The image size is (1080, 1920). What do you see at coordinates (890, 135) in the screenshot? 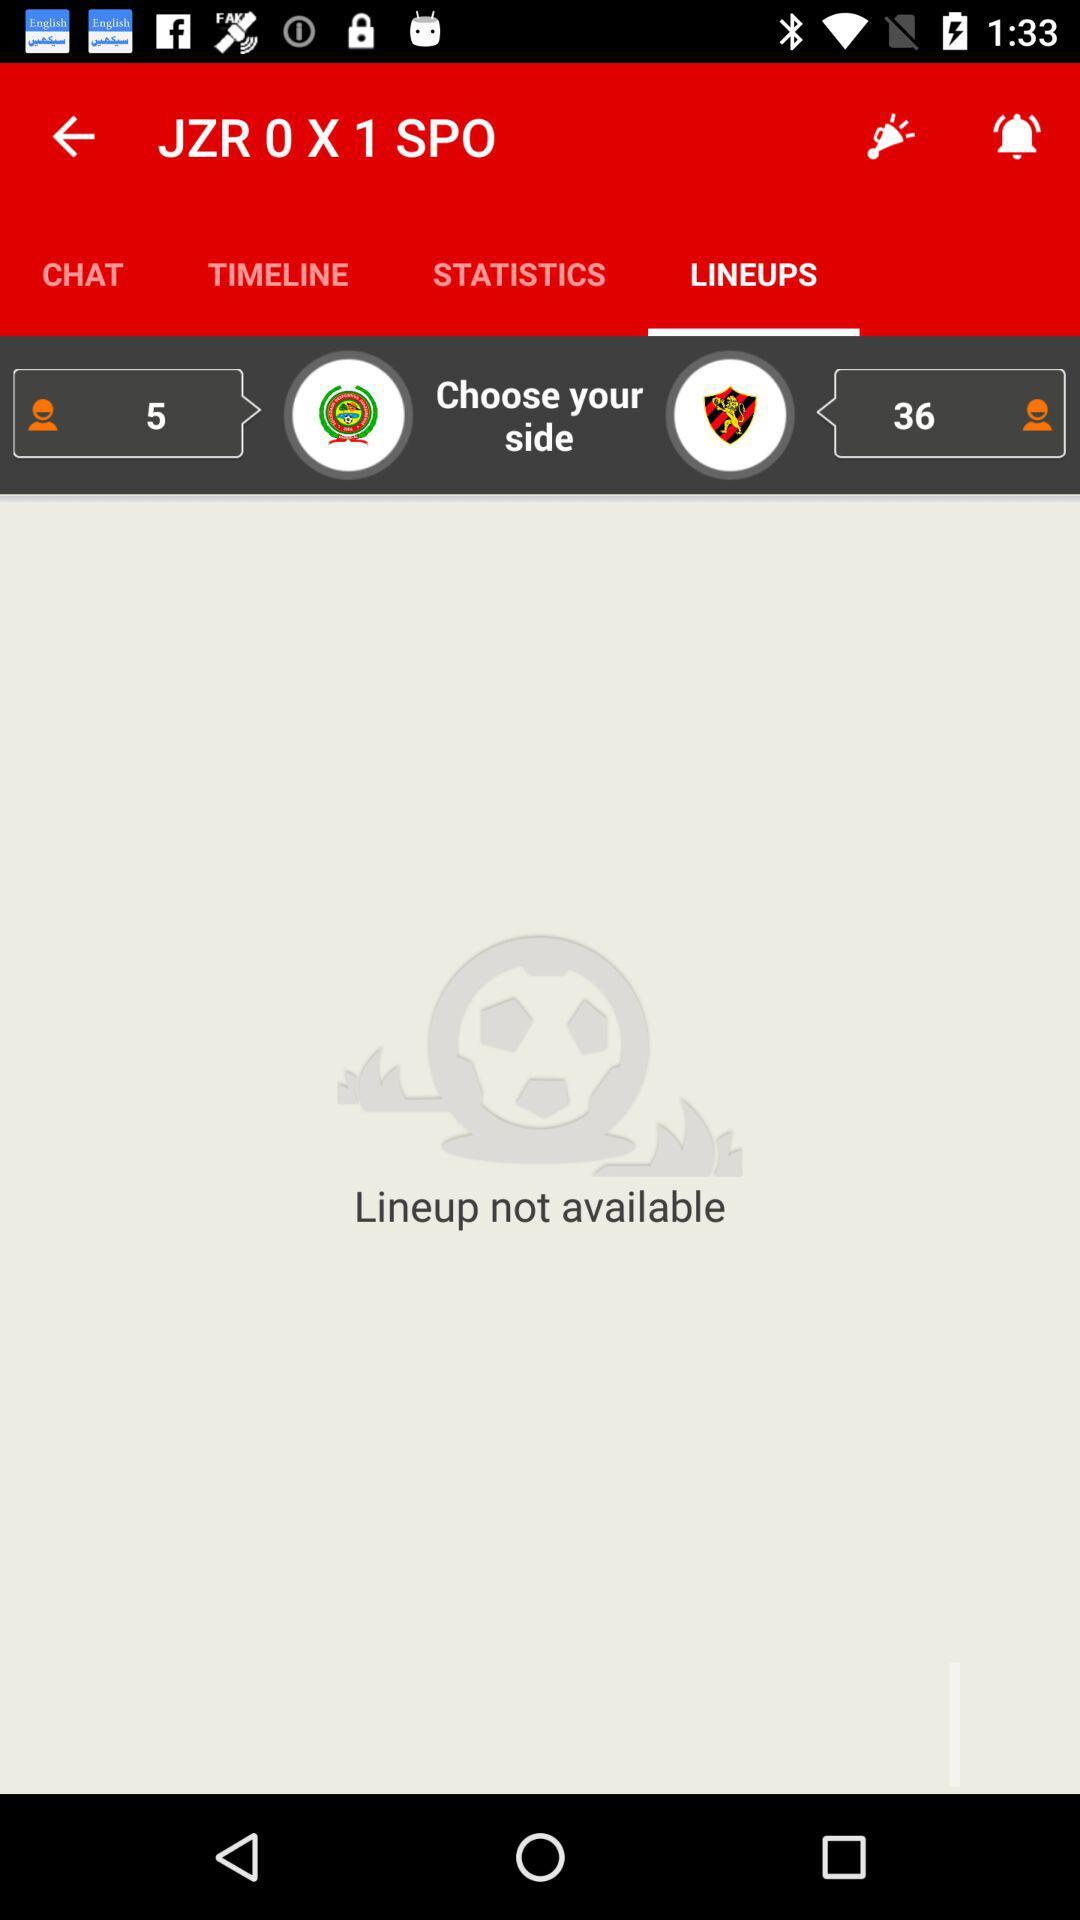
I see `the icon next to the statistics icon` at bounding box center [890, 135].